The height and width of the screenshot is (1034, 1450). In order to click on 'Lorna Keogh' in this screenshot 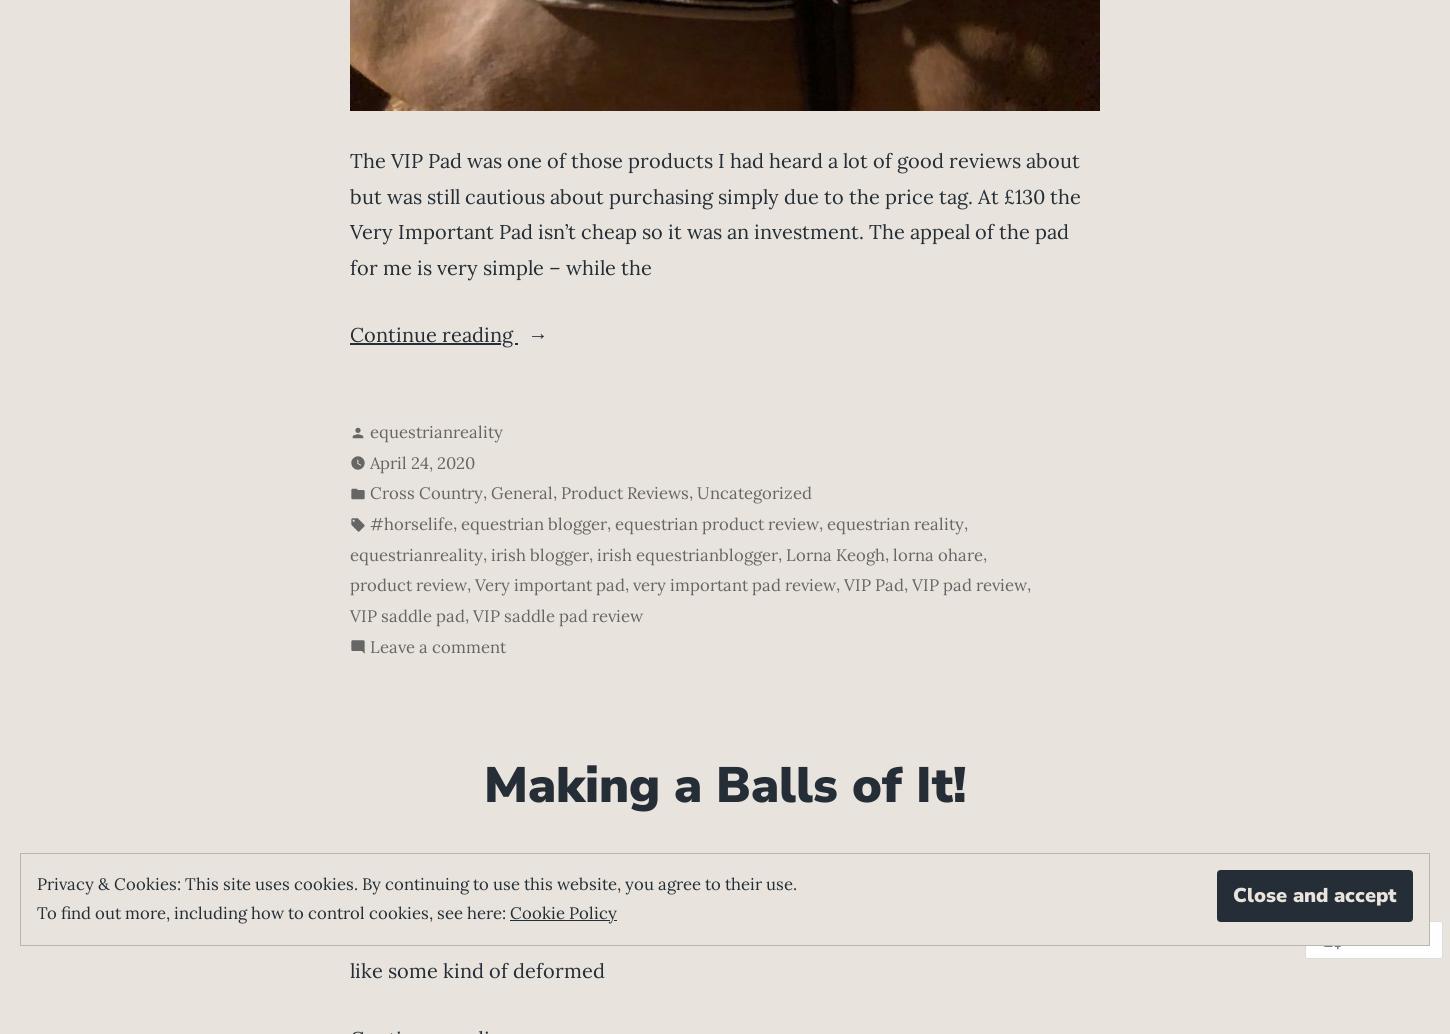, I will do `click(786, 554)`.